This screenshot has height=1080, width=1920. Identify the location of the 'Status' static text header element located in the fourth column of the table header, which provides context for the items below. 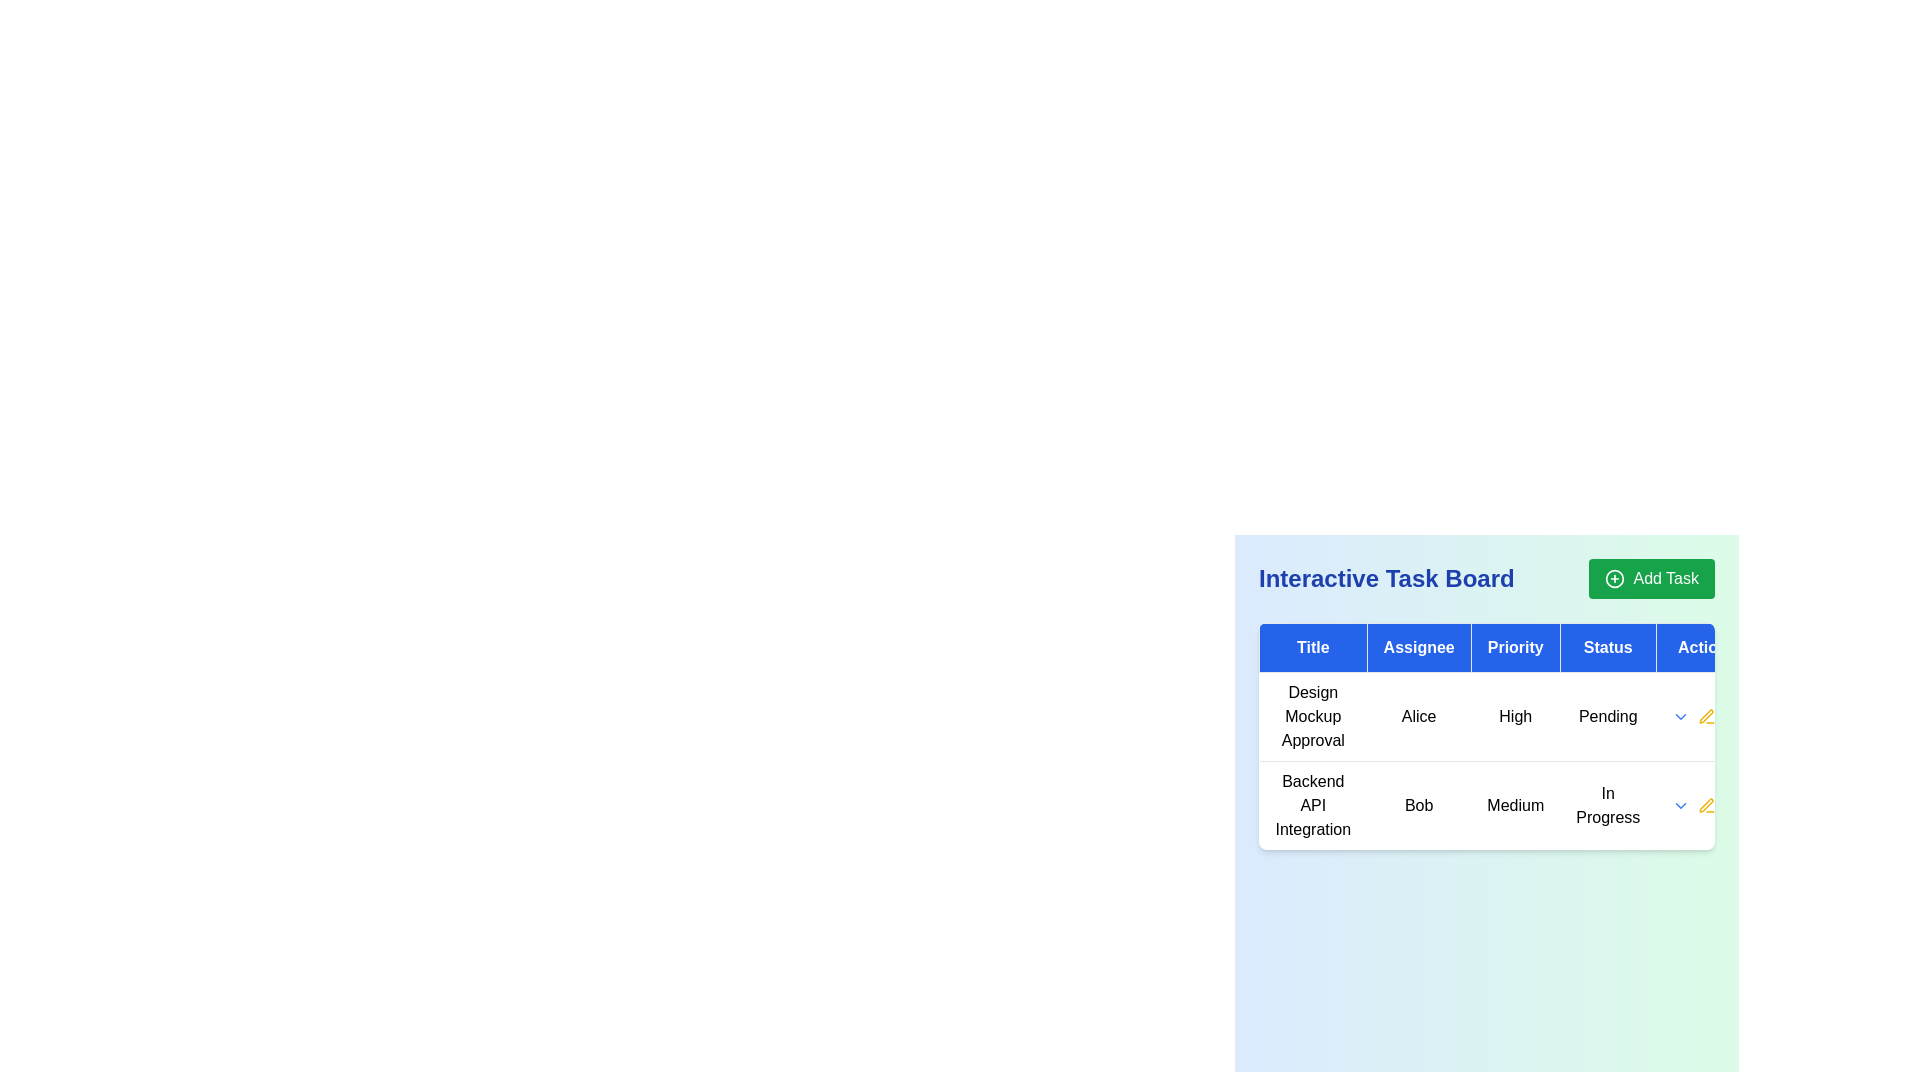
(1608, 648).